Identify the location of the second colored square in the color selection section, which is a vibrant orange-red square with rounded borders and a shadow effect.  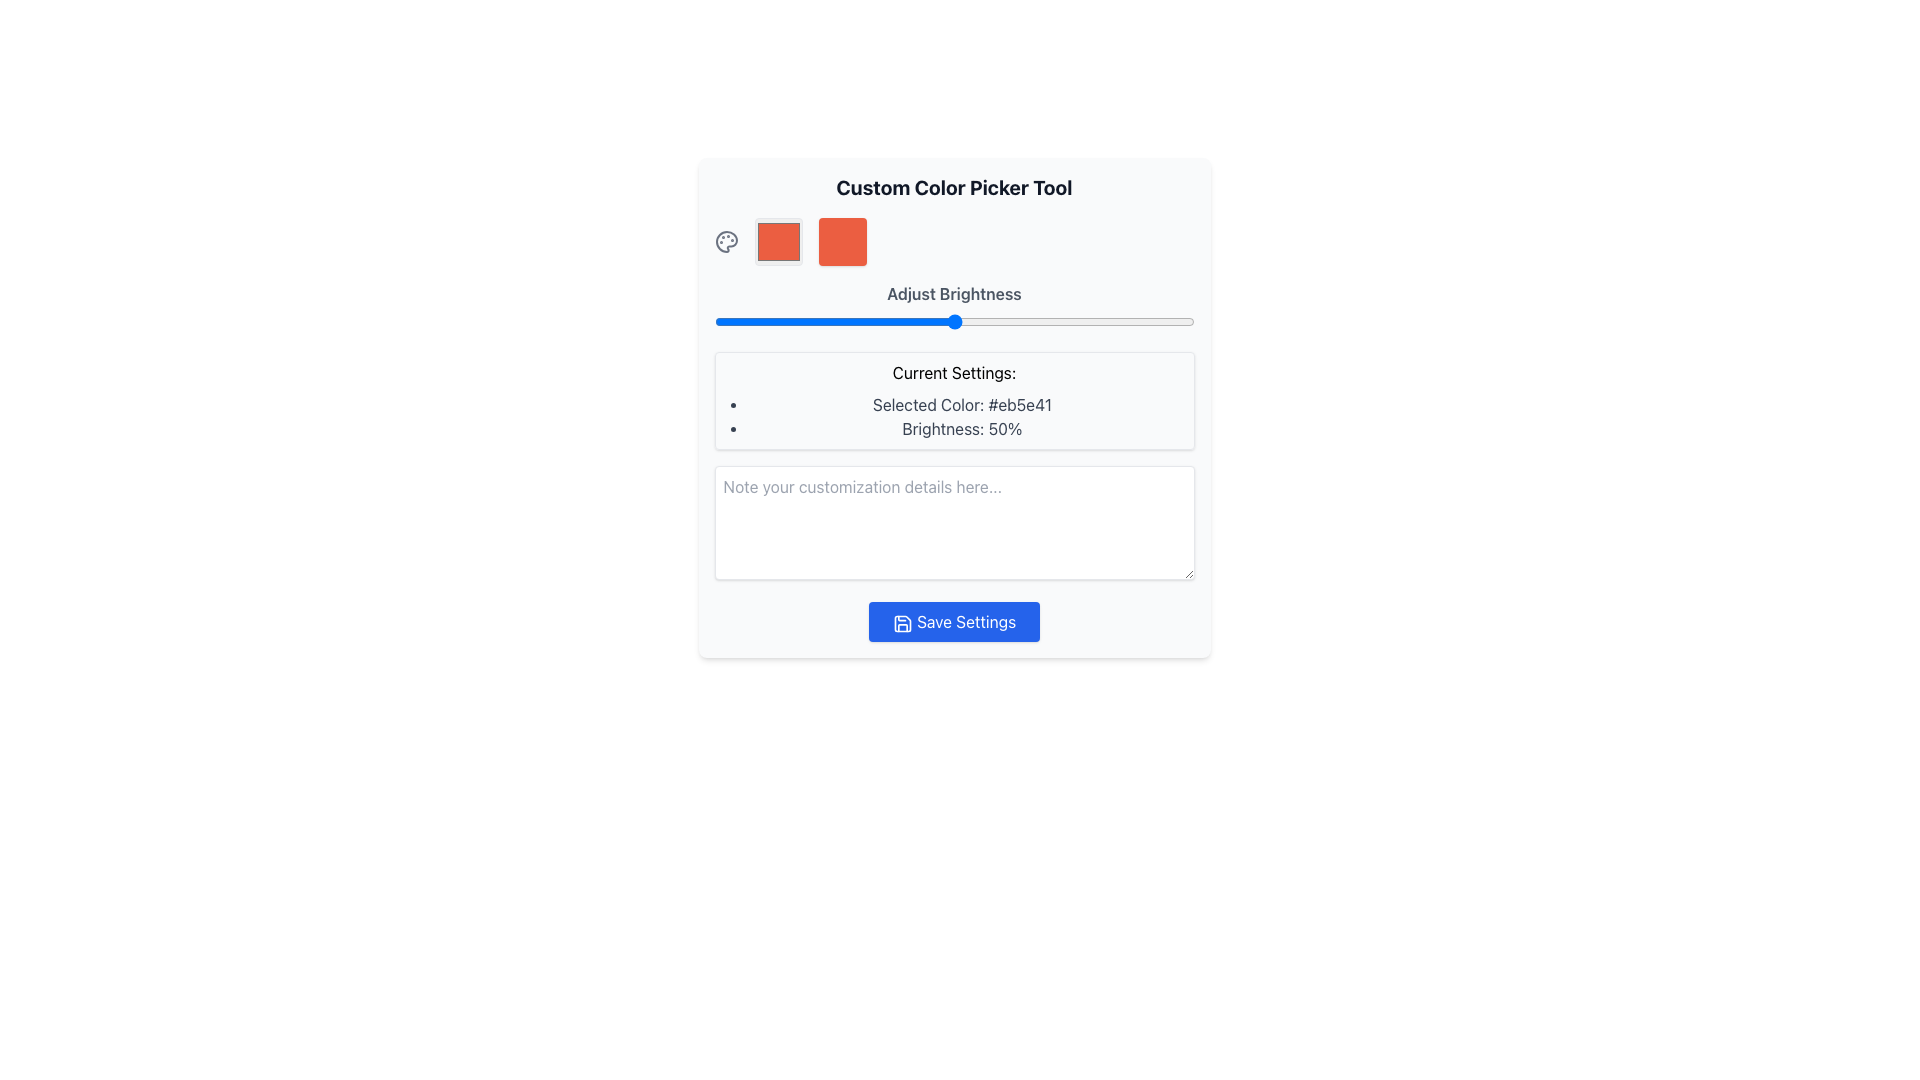
(842, 241).